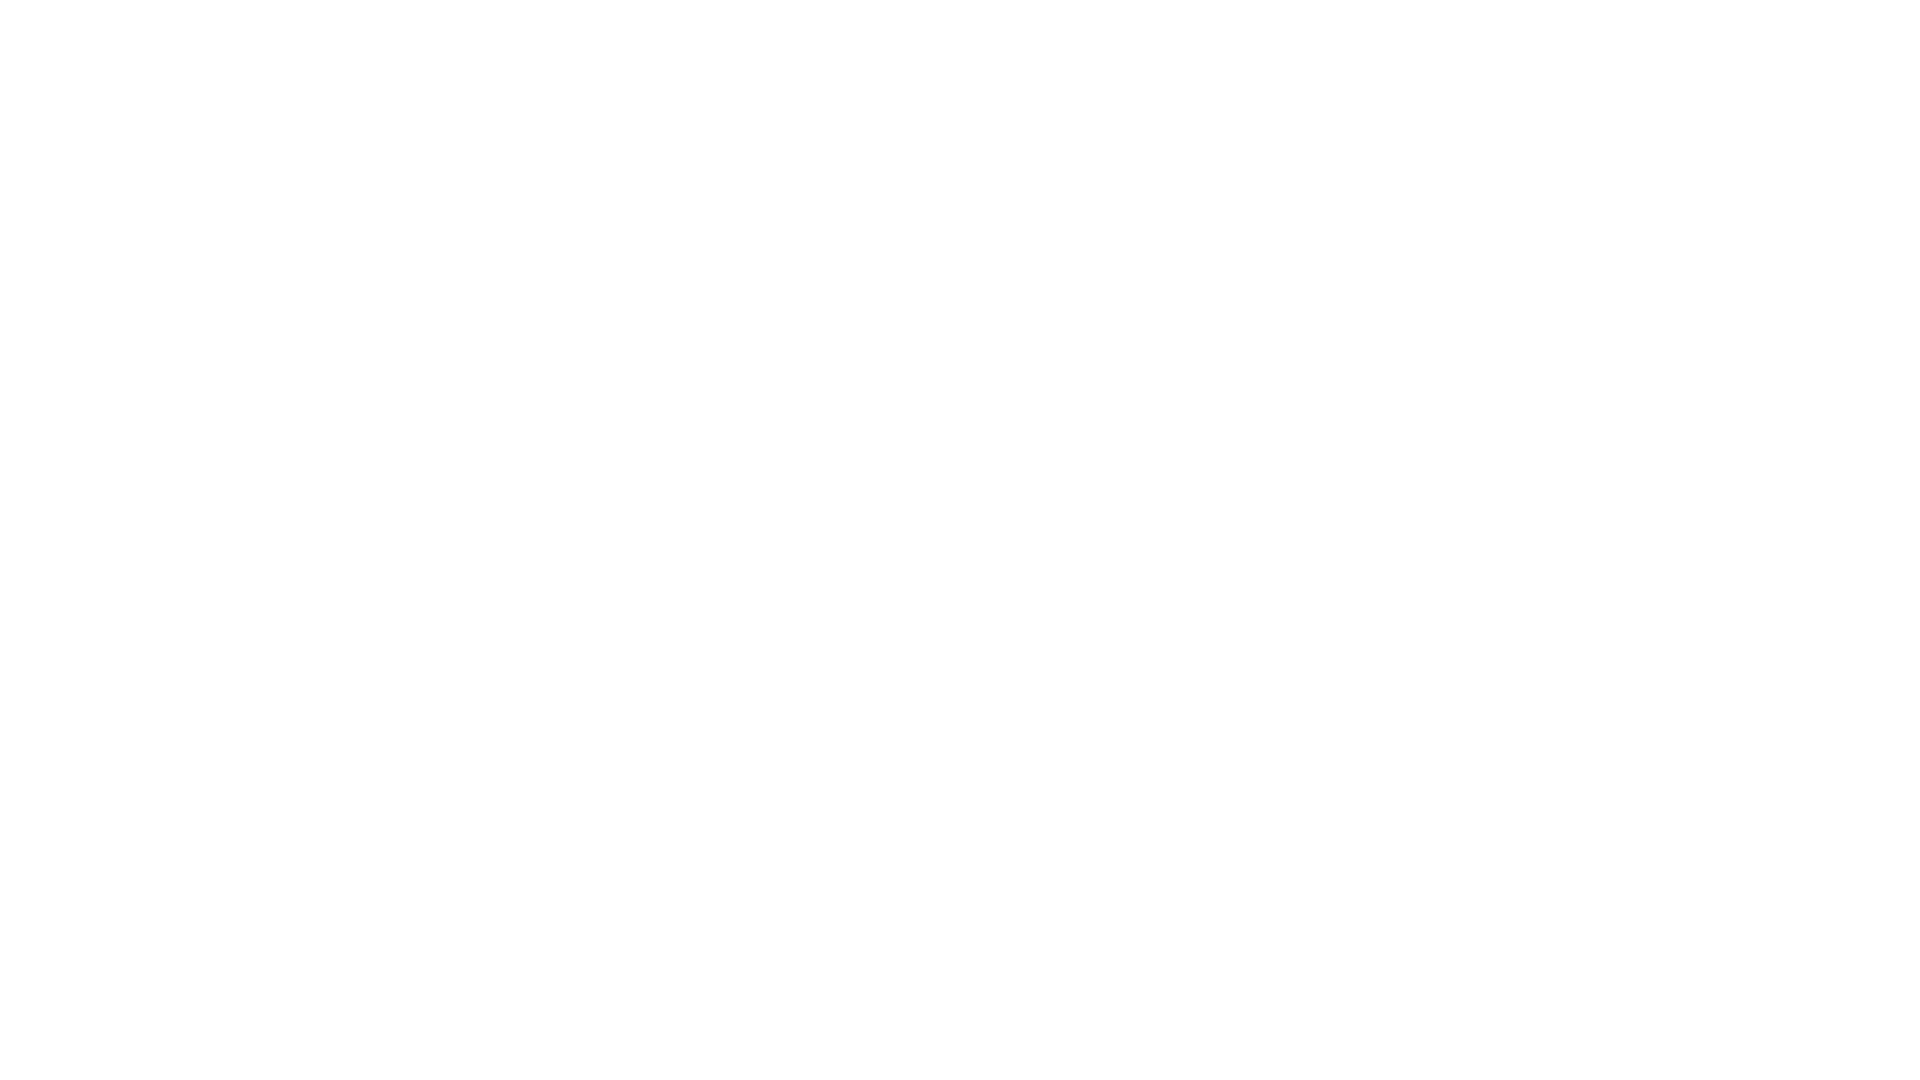 This screenshot has width=1920, height=1080. I want to click on Accepter, so click(1568, 1044).